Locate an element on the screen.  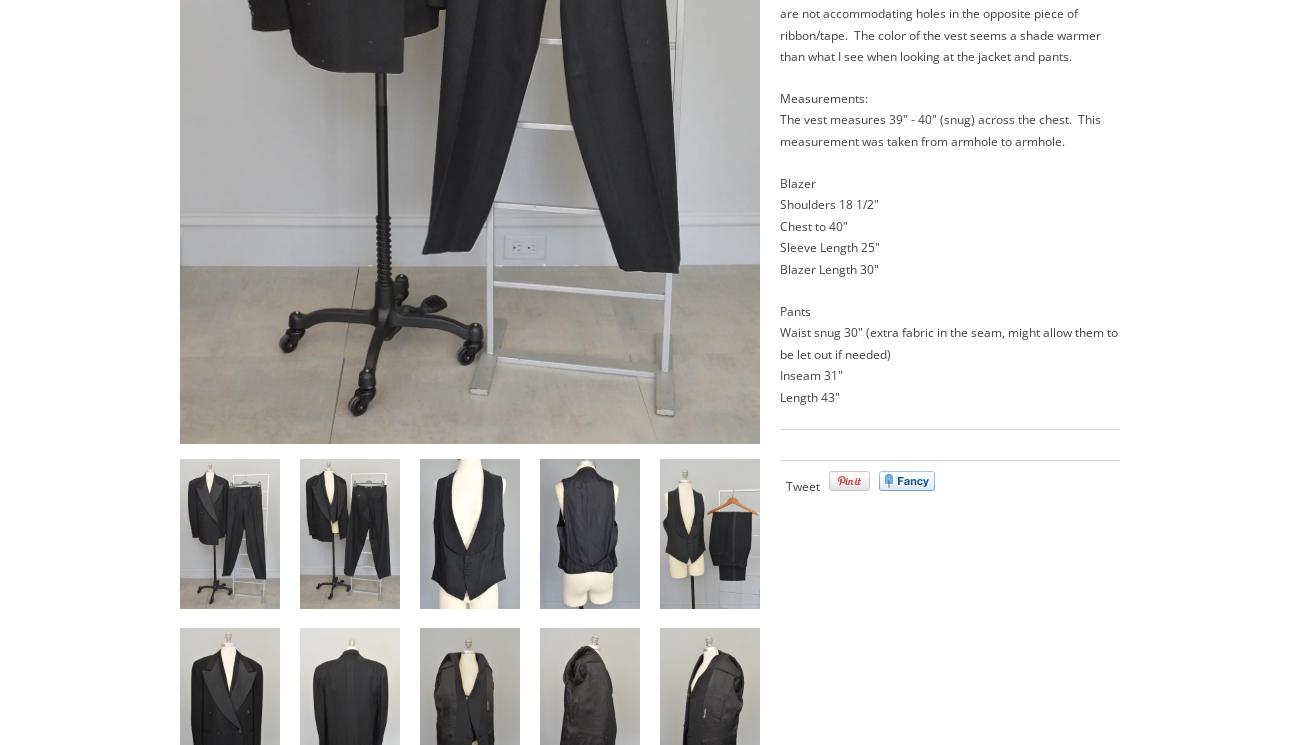
'Chest to 40"' is located at coordinates (814, 225).